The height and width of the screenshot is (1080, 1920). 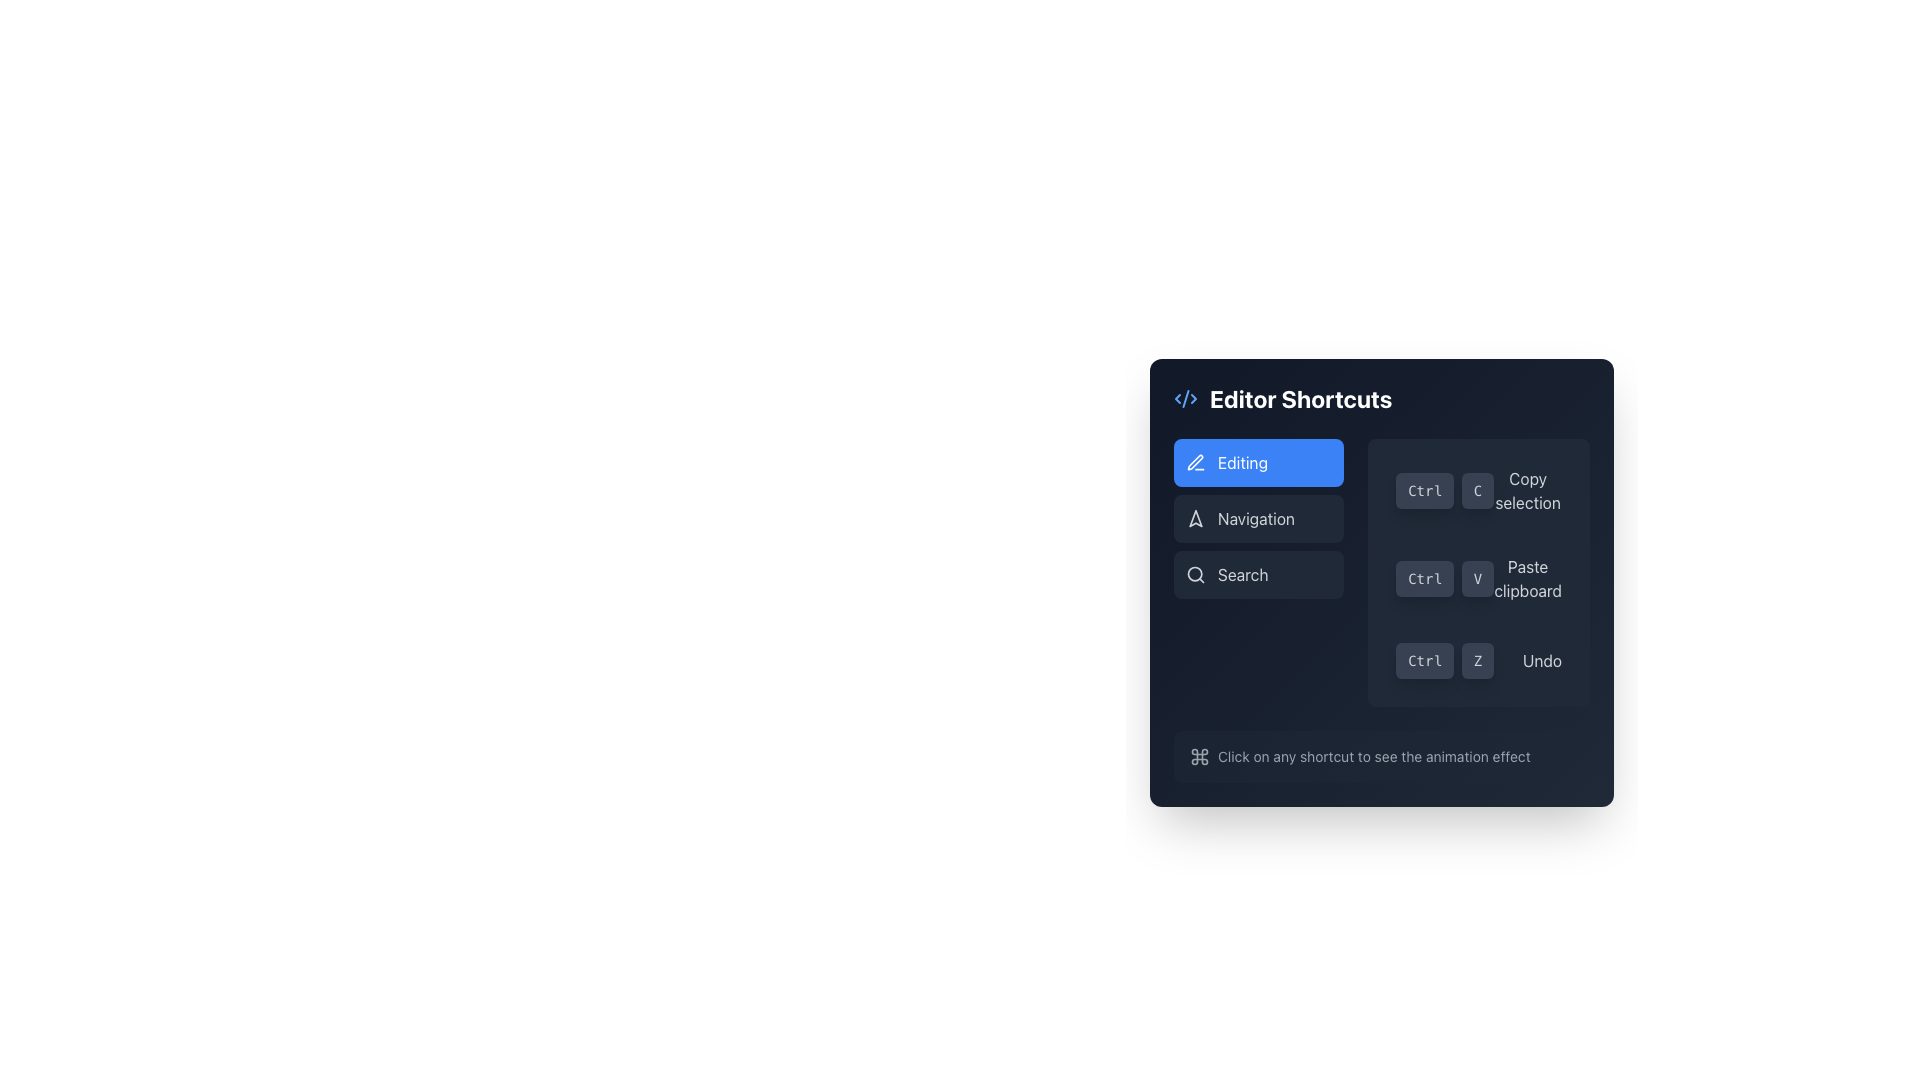 What do you see at coordinates (1242, 574) in the screenshot?
I see `the 'Search' button with light gray text on a dark gray background located within the 'Editor Shortcuts' sidebar` at bounding box center [1242, 574].